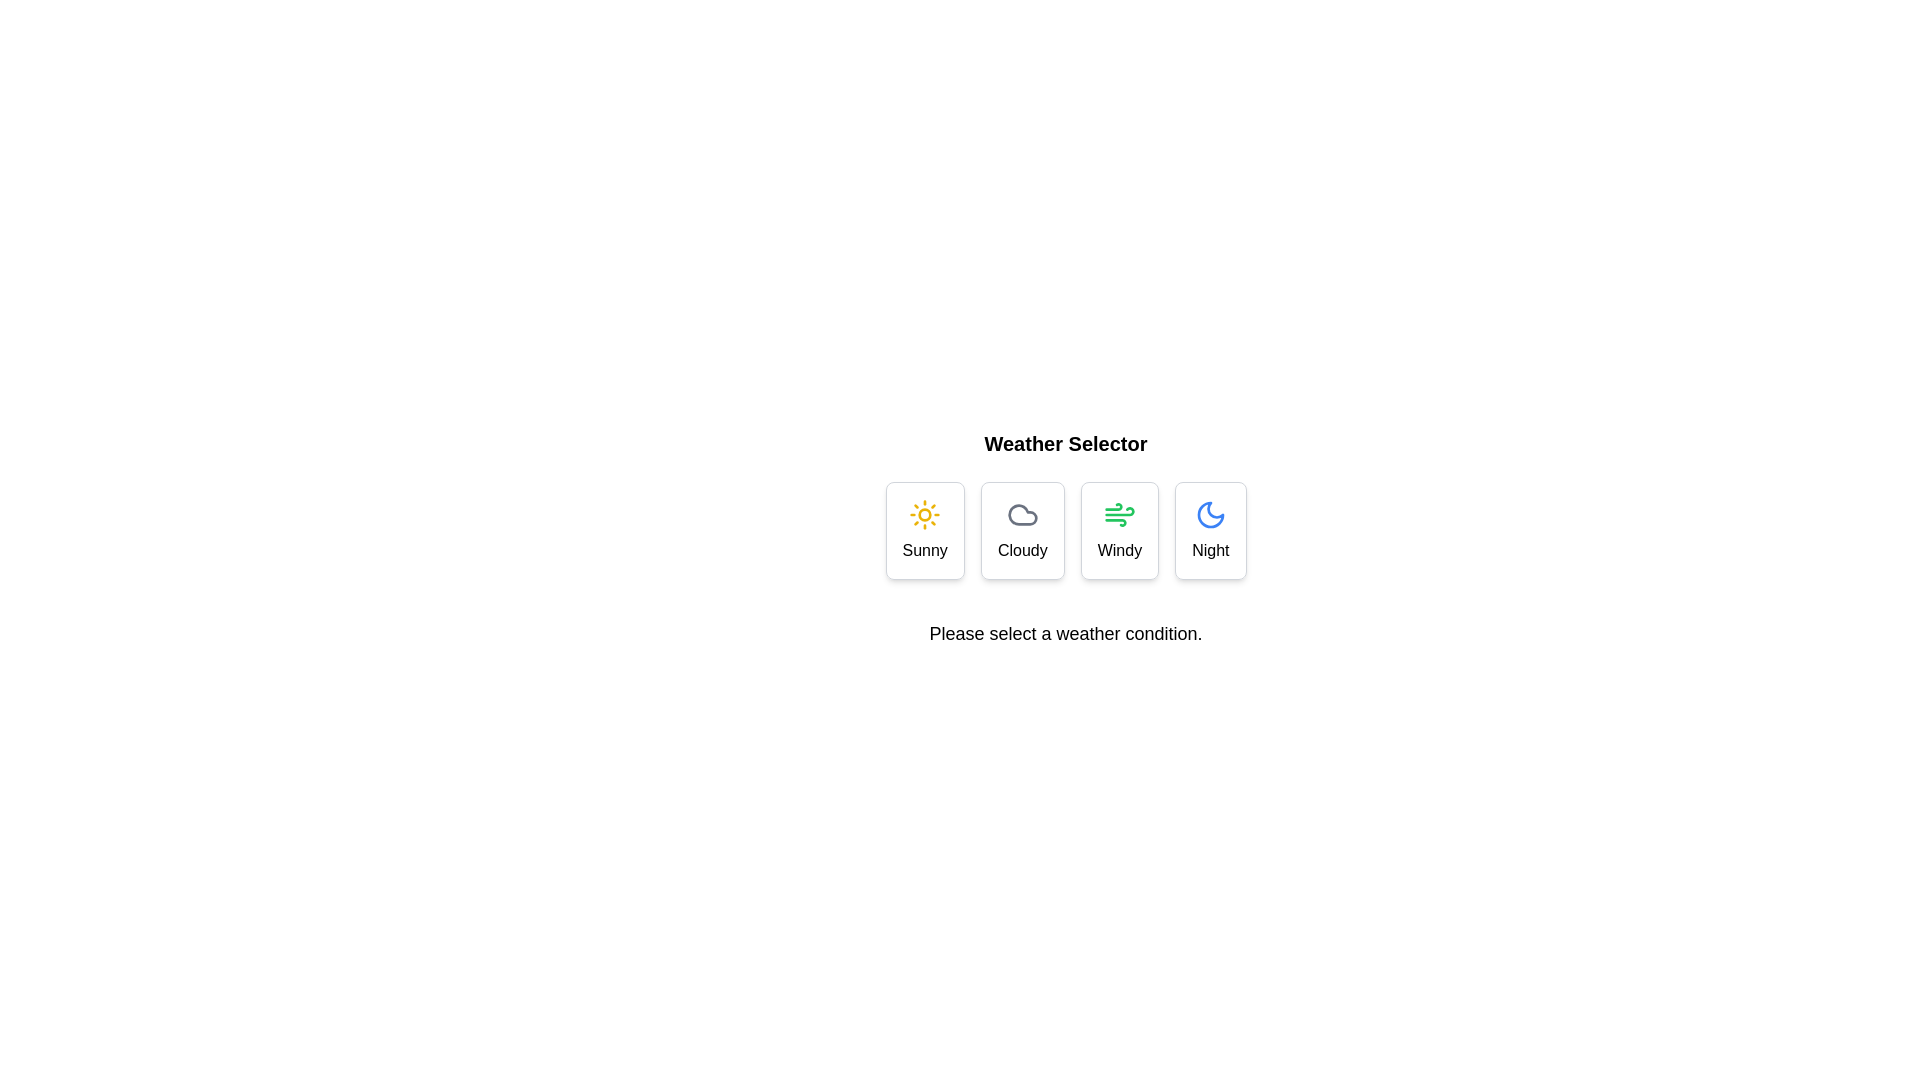 The height and width of the screenshot is (1080, 1920). Describe the element at coordinates (1209, 530) in the screenshot. I see `the 'Night' weather condition button, which is the fourth button in a horizontal sequence of weather condition options, located to the right of the 'Windy' button` at that location.